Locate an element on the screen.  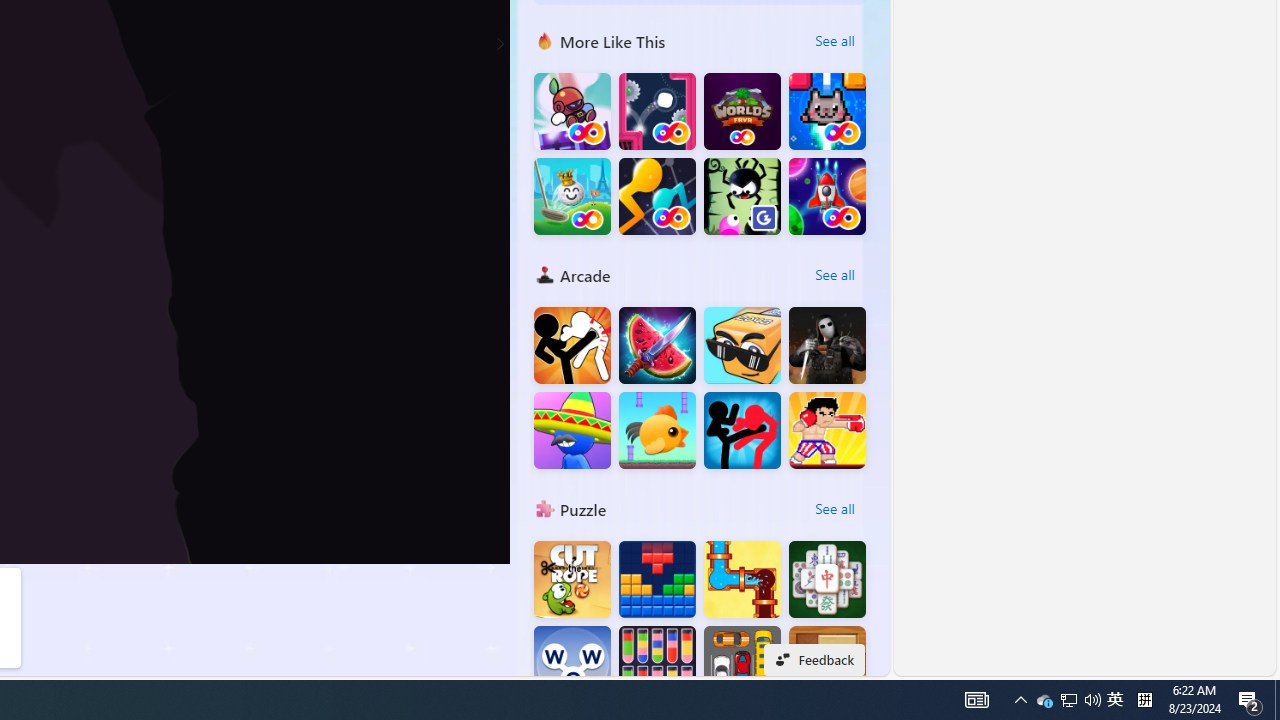
'Worlds FRVR' is located at coordinates (741, 111).